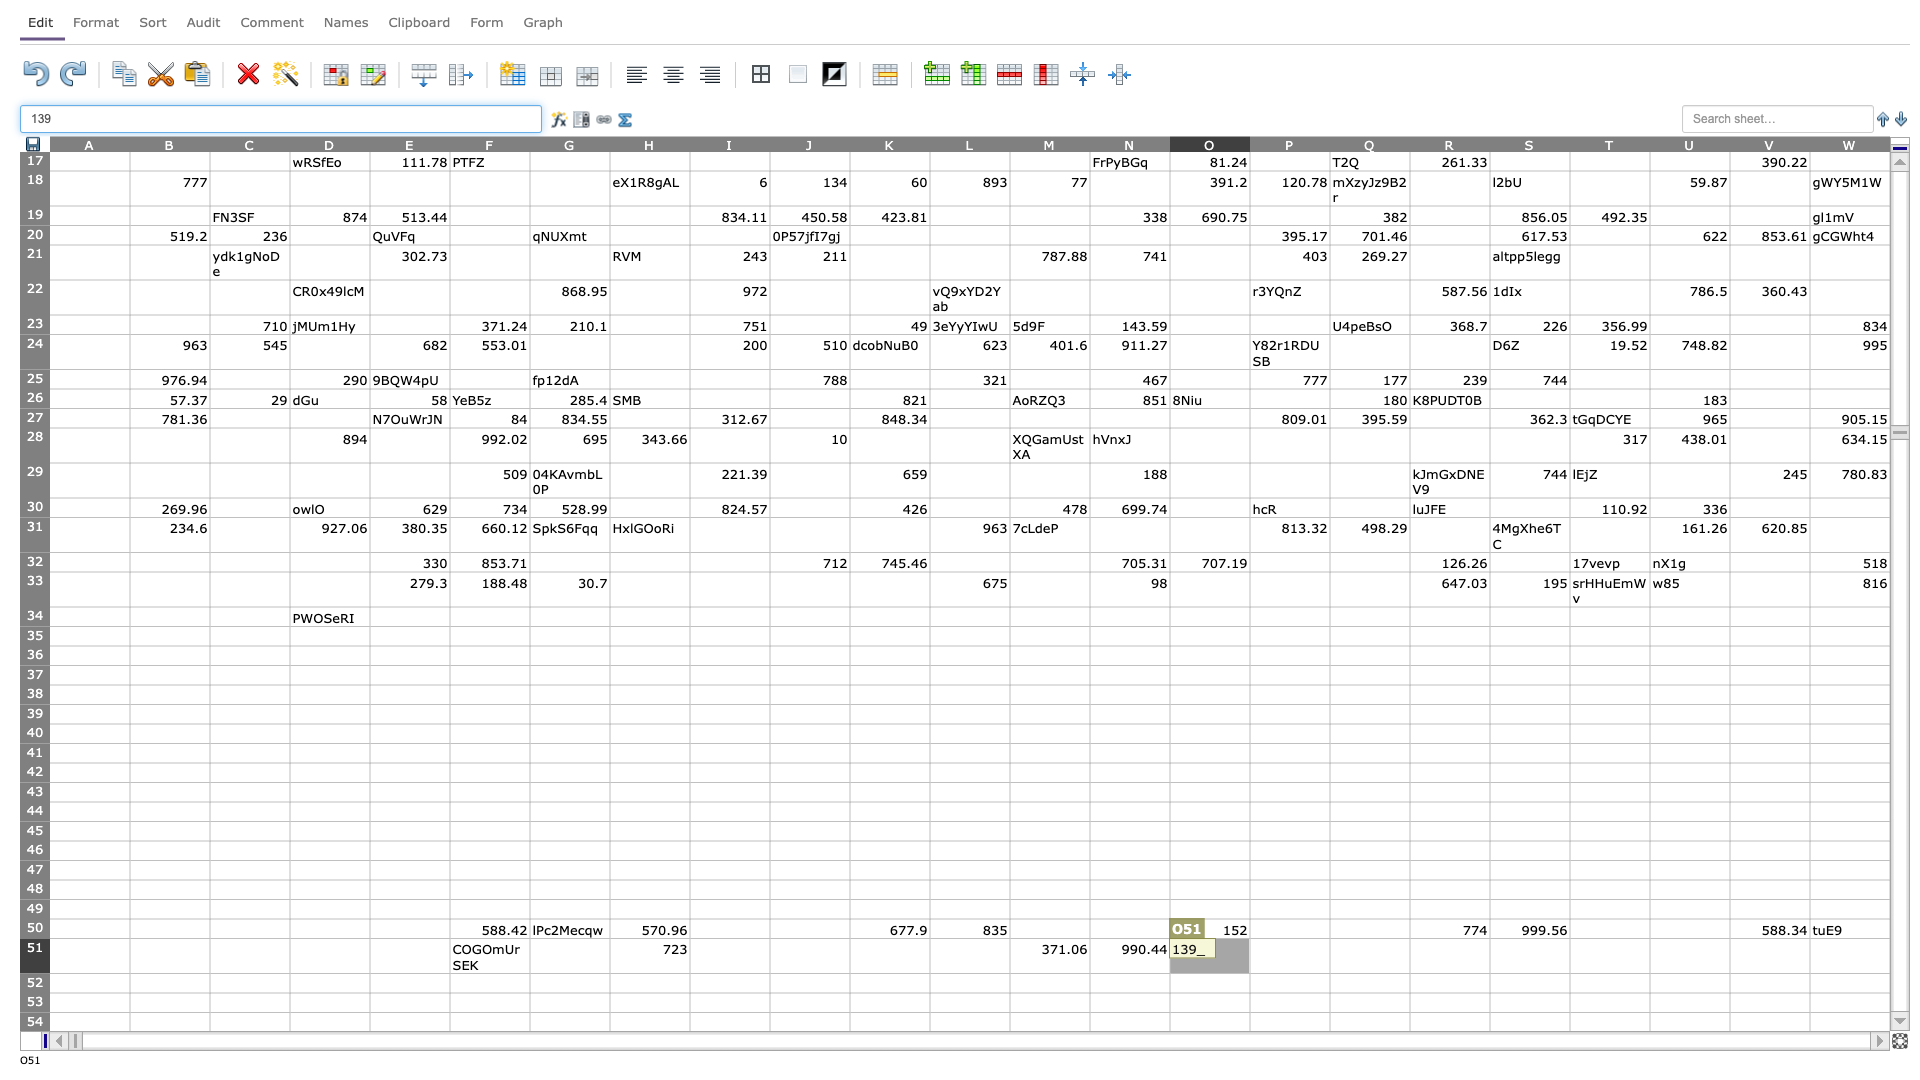 The height and width of the screenshot is (1080, 1920). I want to click on Top left corner of Q-51, so click(1329, 938).